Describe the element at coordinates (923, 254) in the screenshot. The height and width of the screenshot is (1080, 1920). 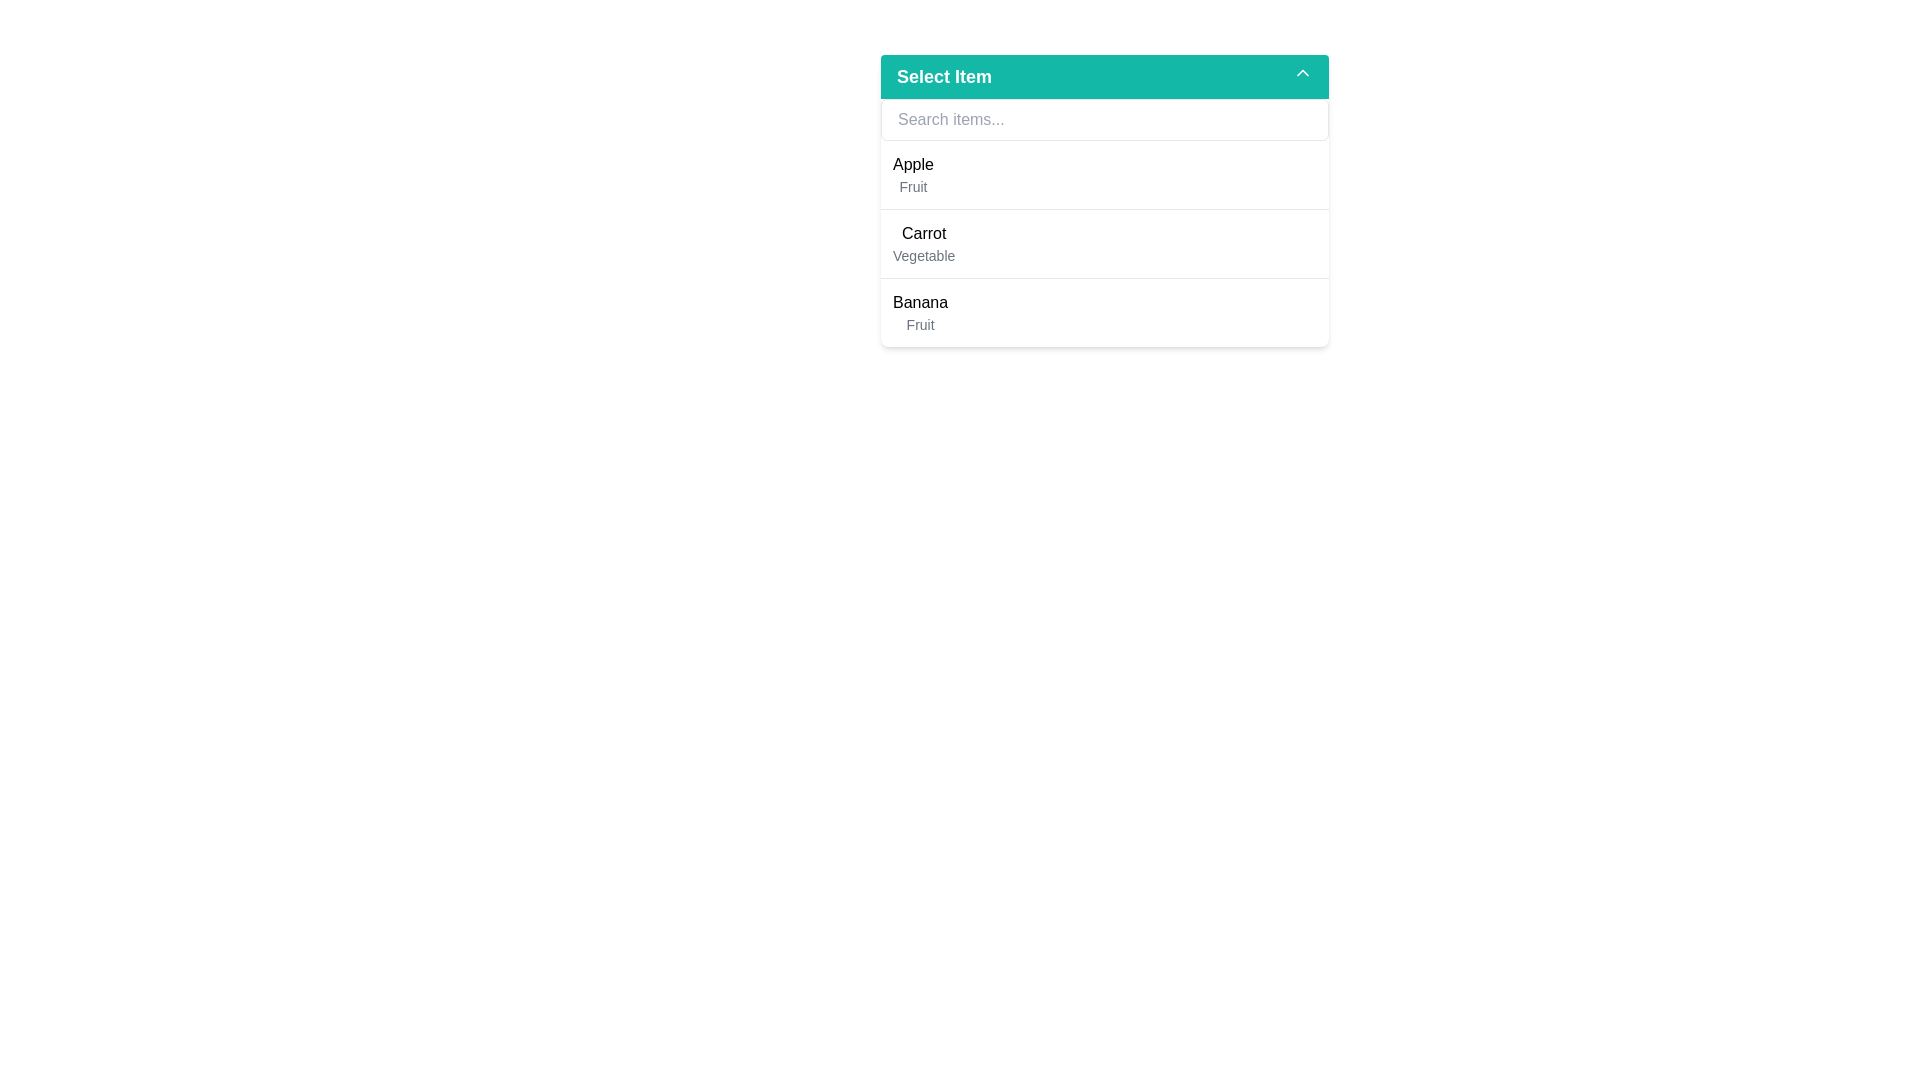
I see `the 'Vegetable' label, which is a small gray text label located directly below the 'Carrot' entry in the dropdown menu` at that location.